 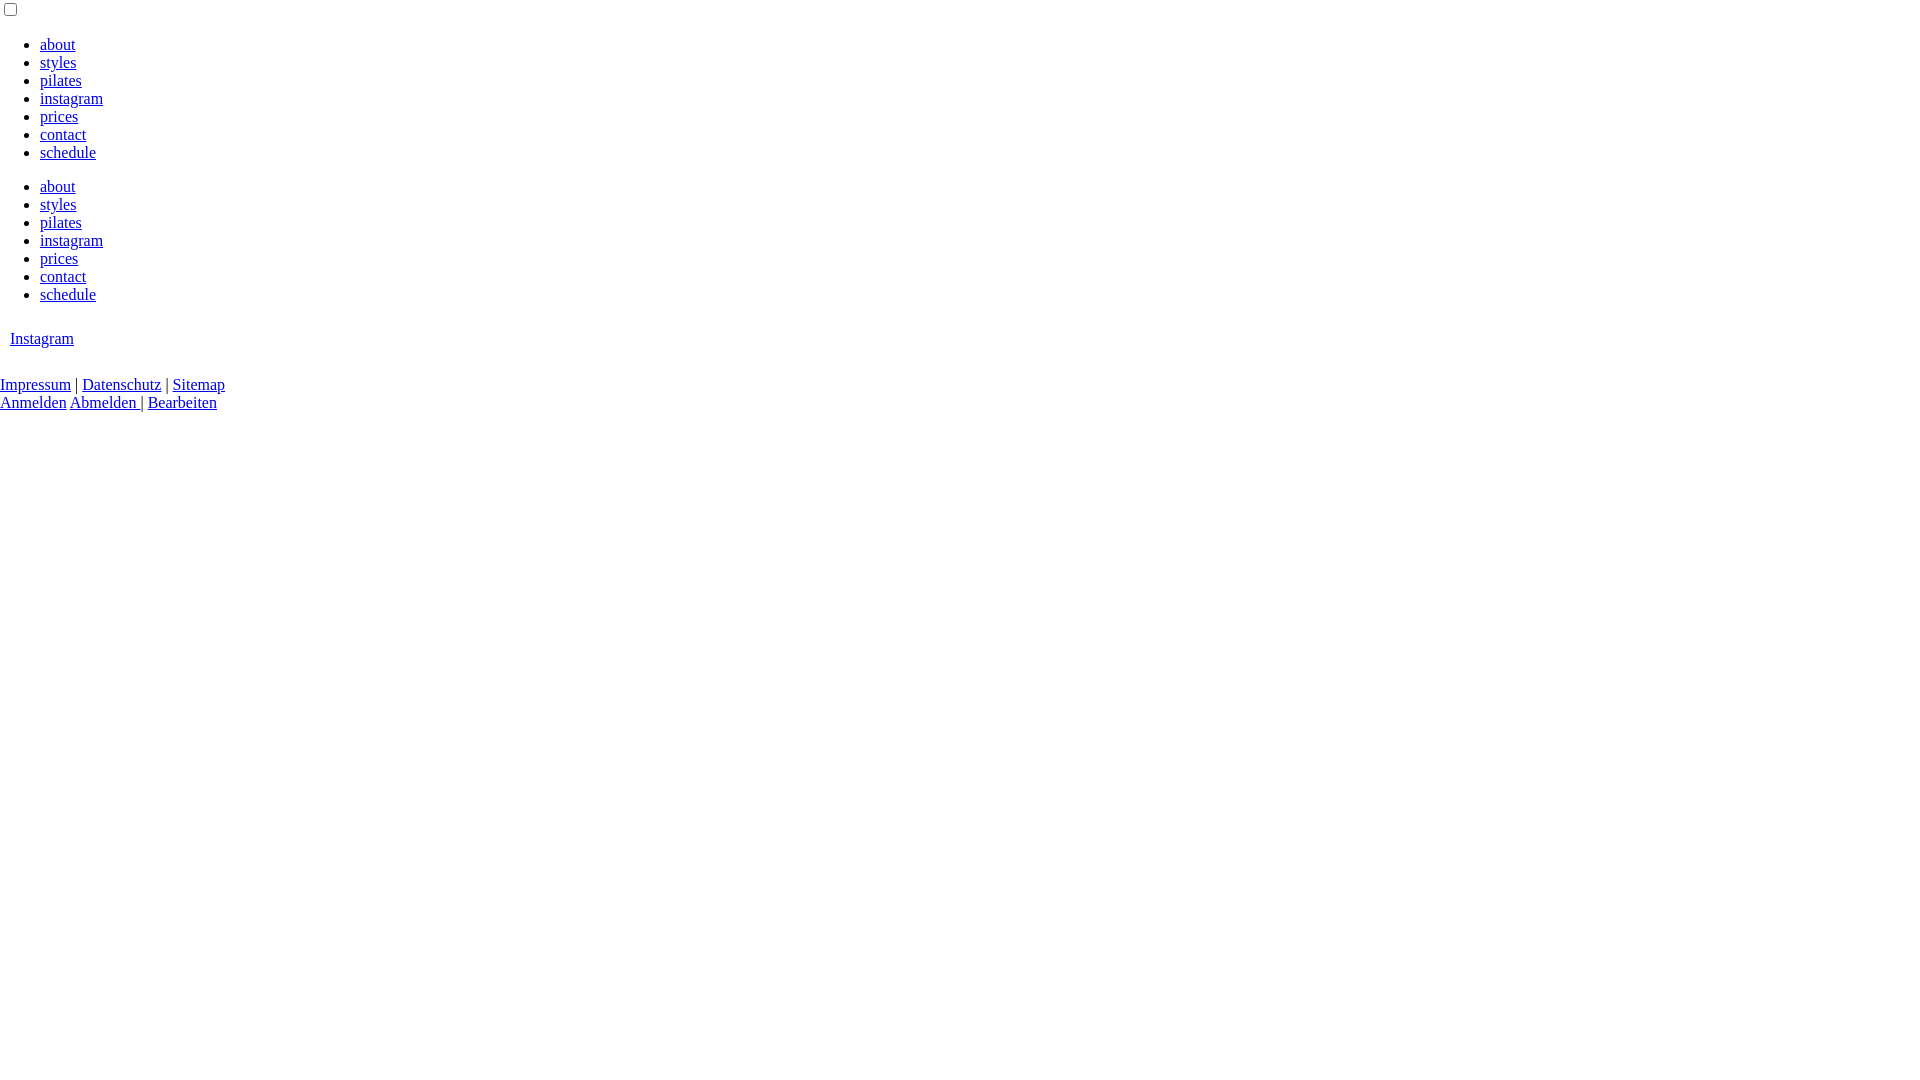 What do you see at coordinates (58, 116) in the screenshot?
I see `'prices'` at bounding box center [58, 116].